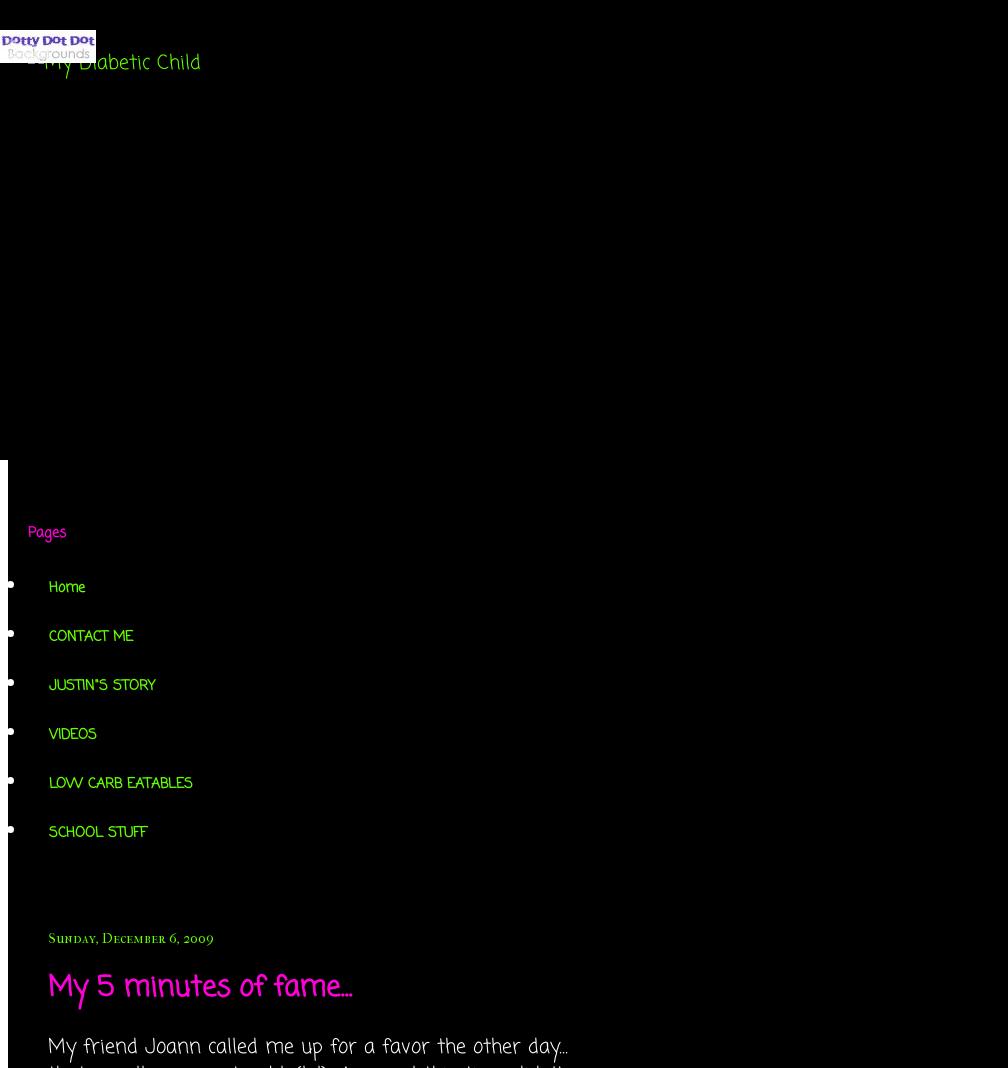 Image resolution: width=1008 pixels, height=1068 pixels. I want to click on 'Pages', so click(28, 533).